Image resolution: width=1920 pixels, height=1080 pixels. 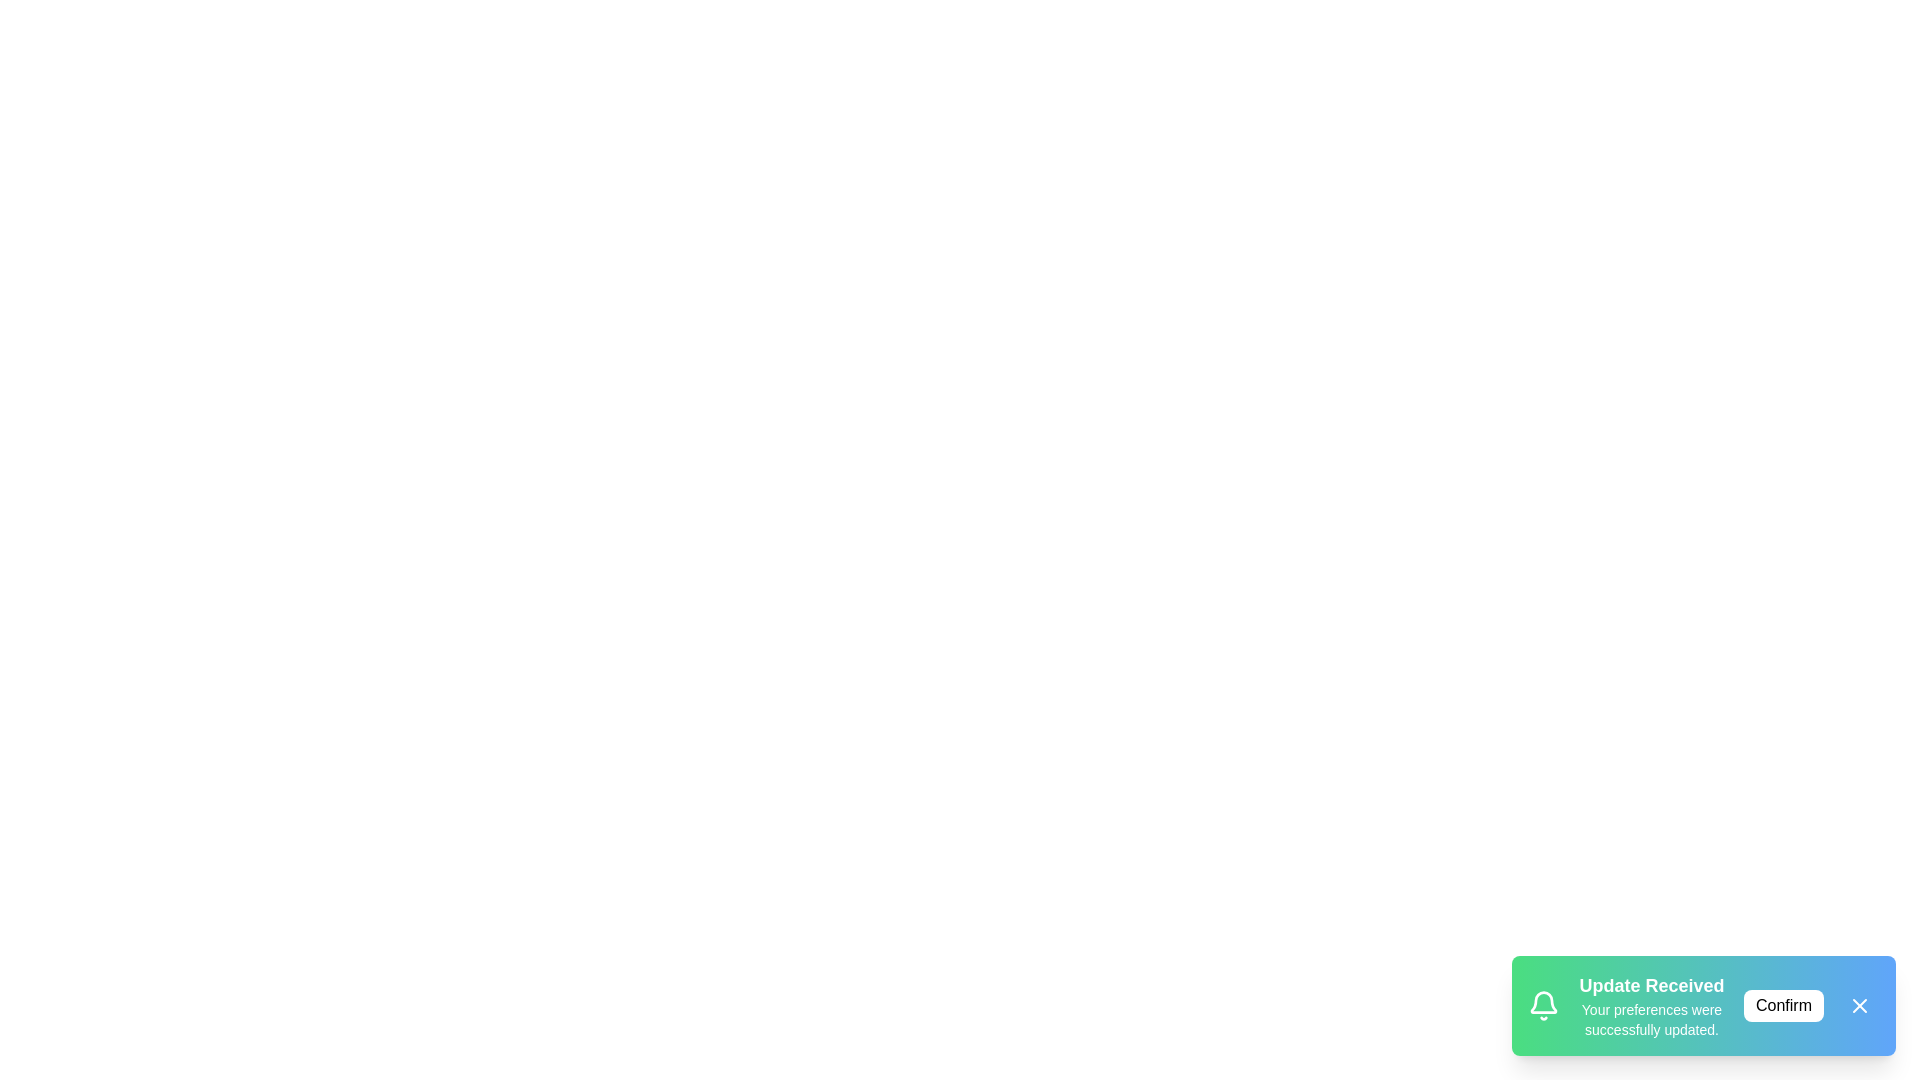 What do you see at coordinates (1784, 1006) in the screenshot?
I see `'Confirm' button to acknowledge the update` at bounding box center [1784, 1006].